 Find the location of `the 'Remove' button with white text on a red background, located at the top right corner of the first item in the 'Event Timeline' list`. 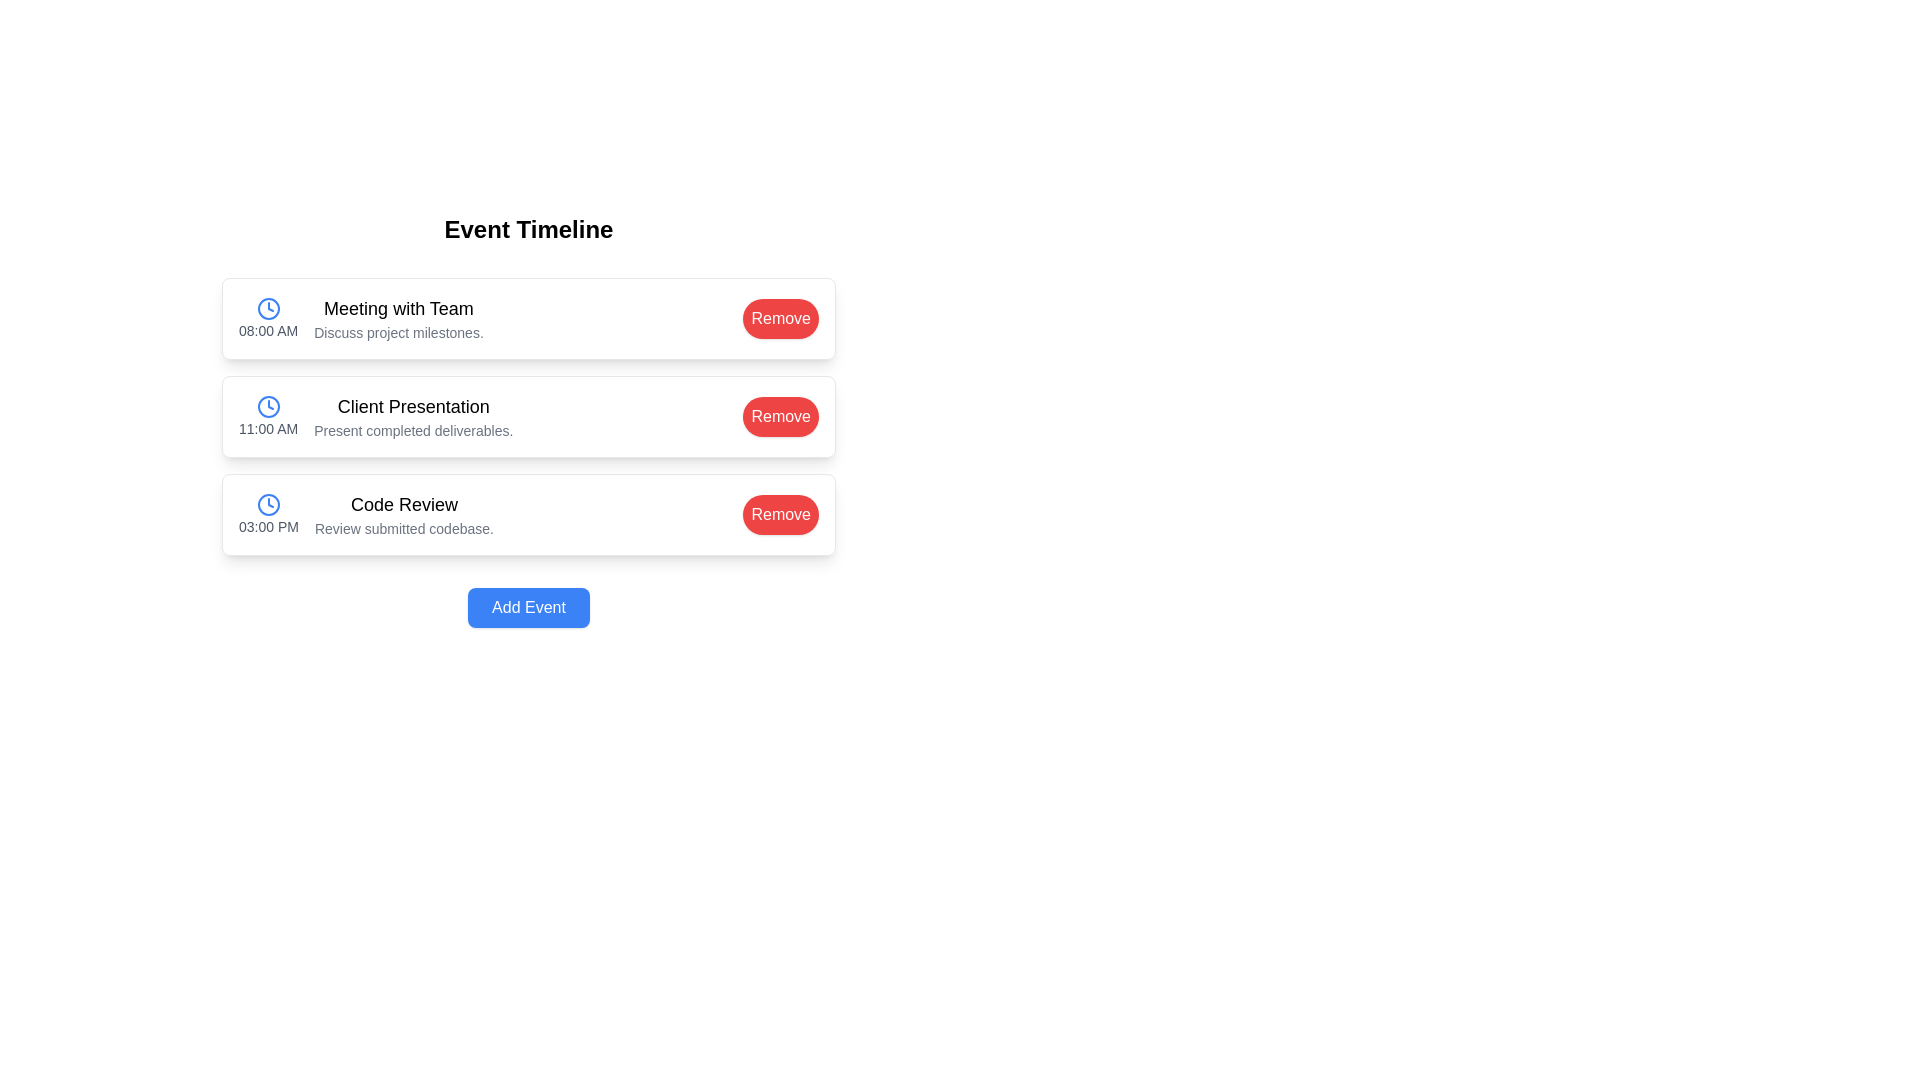

the 'Remove' button with white text on a red background, located at the top right corner of the first item in the 'Event Timeline' list is located at coordinates (780, 317).